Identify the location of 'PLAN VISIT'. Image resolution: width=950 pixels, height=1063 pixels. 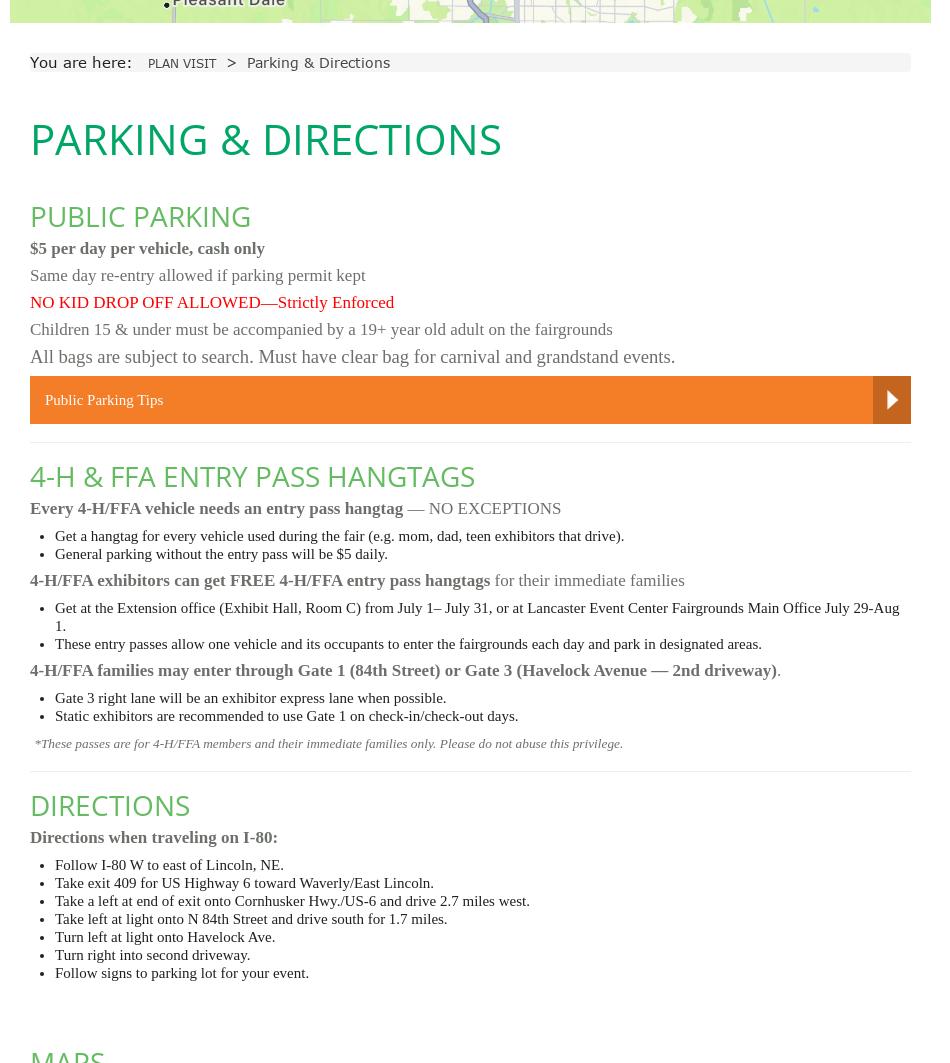
(182, 63).